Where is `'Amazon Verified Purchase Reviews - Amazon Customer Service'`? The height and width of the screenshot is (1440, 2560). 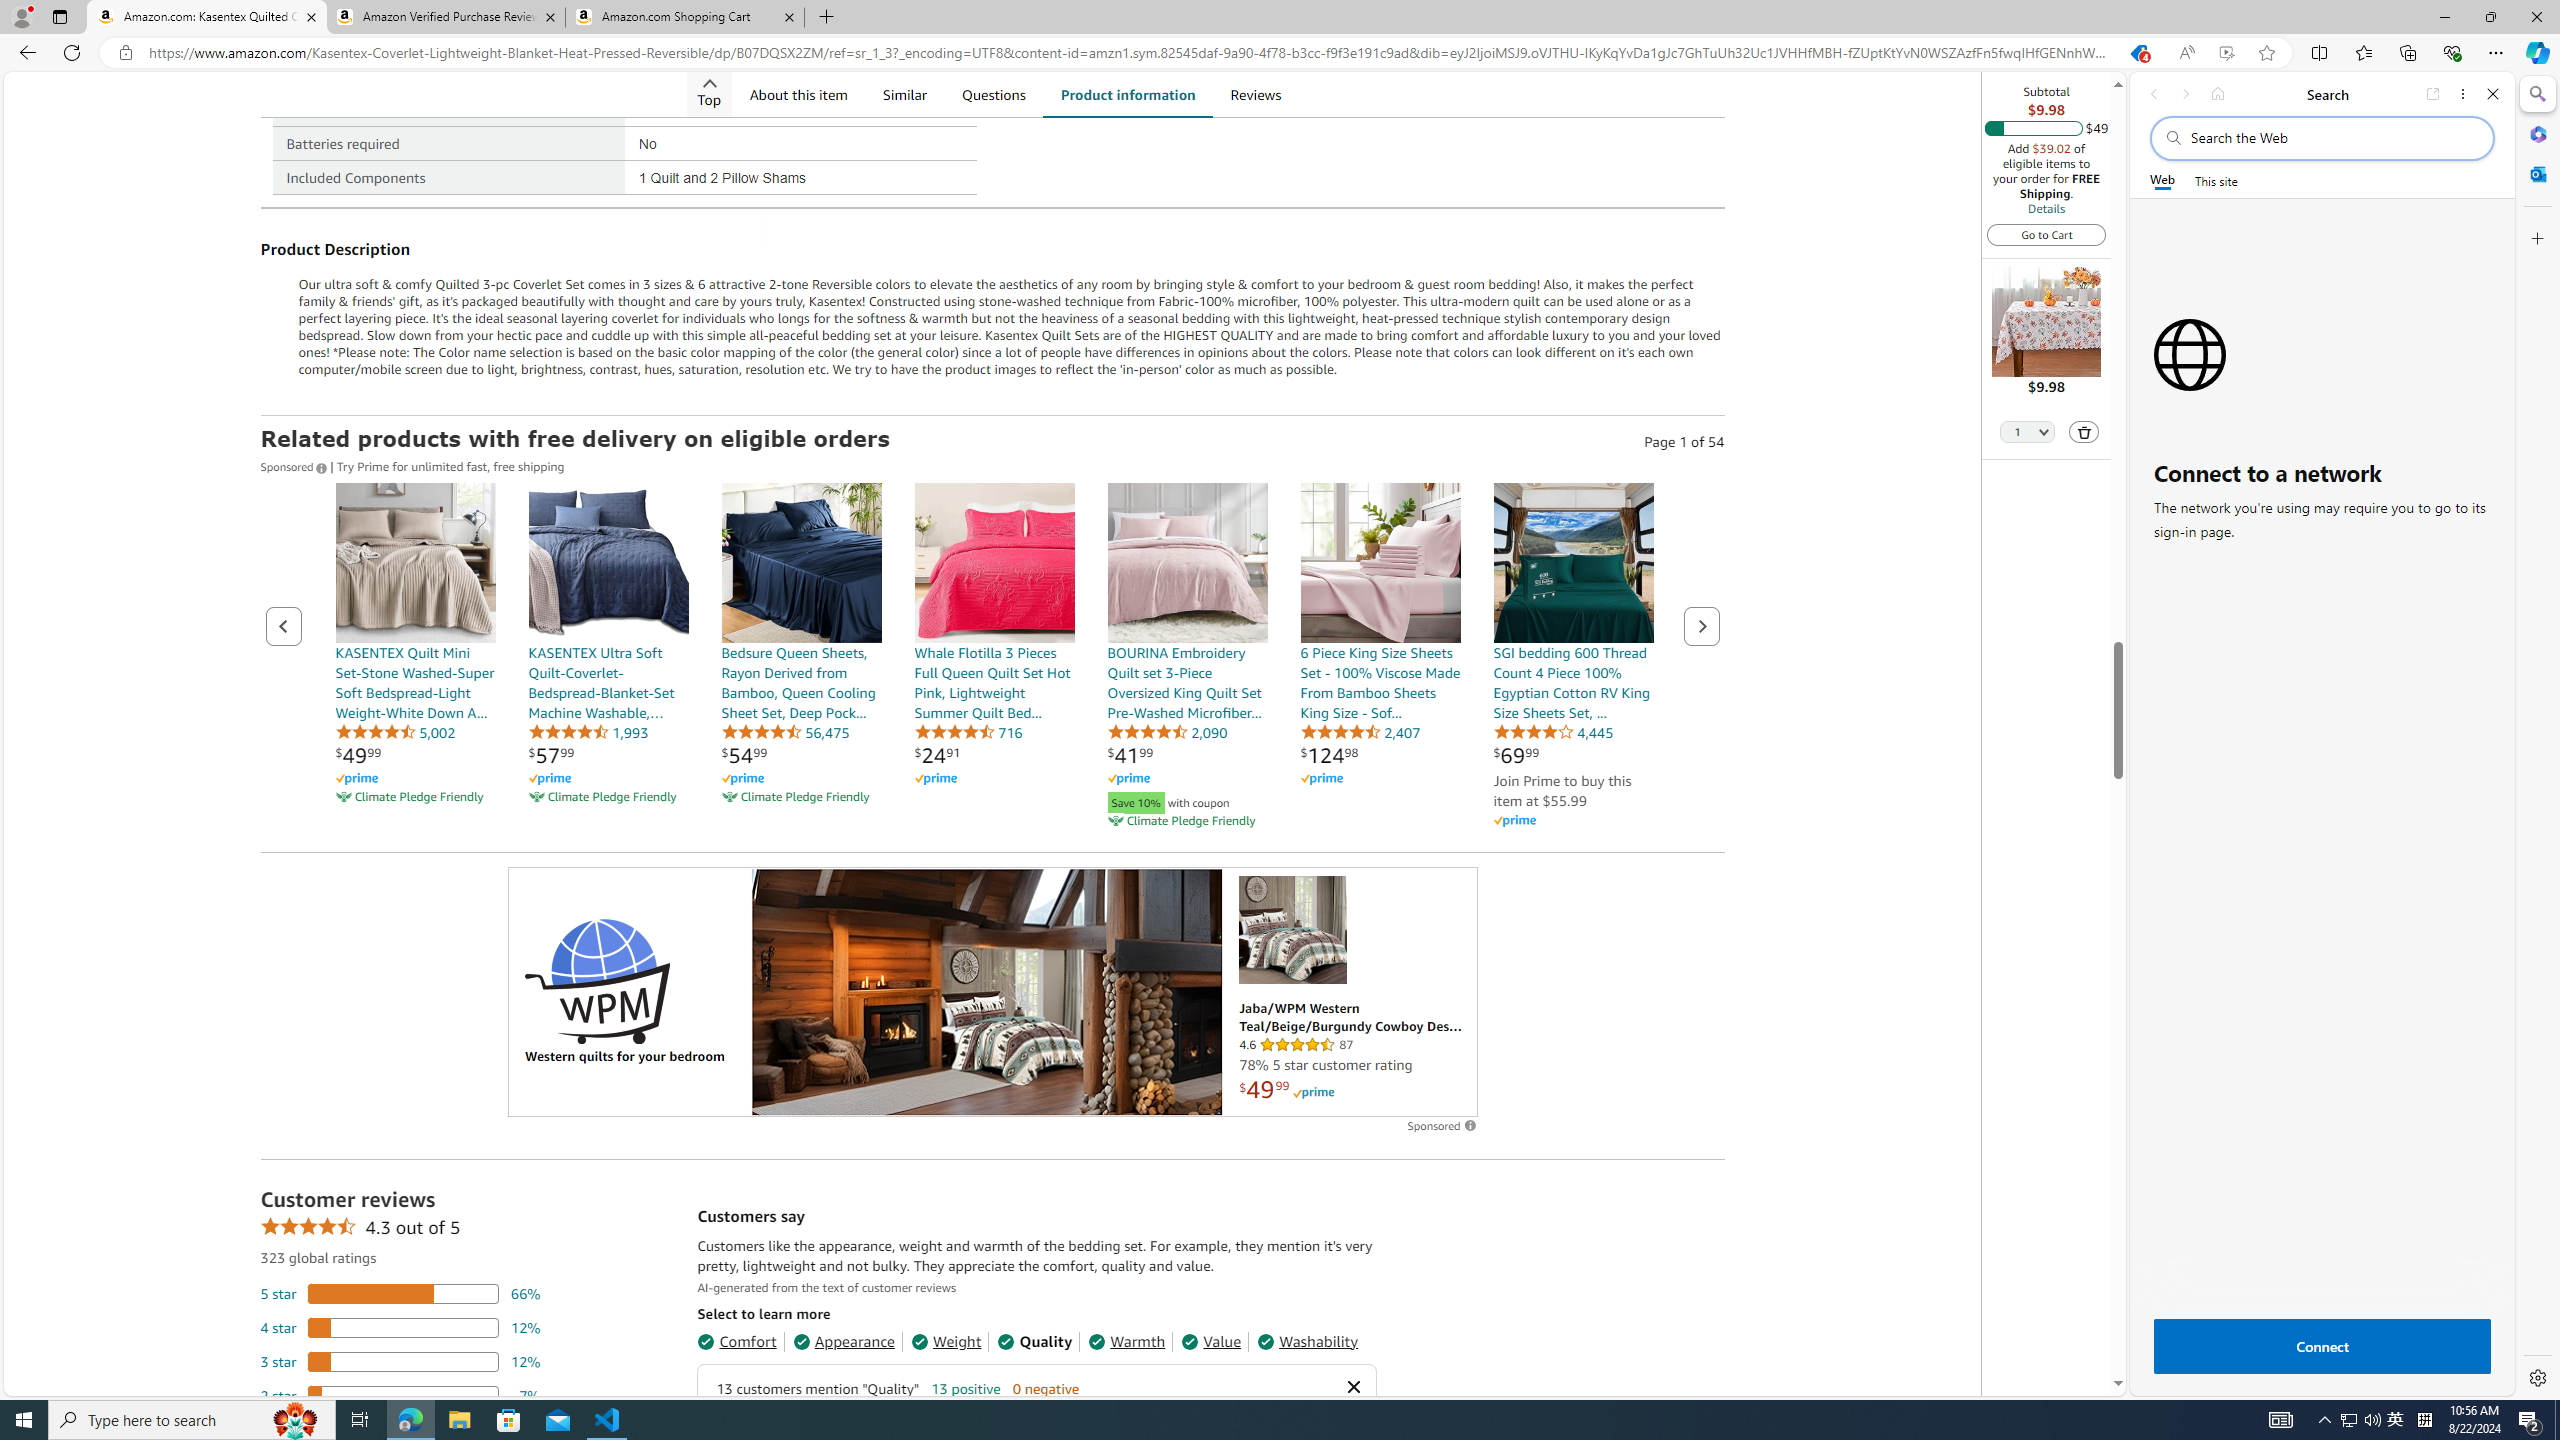 'Amazon Verified Purchase Reviews - Amazon Customer Service' is located at coordinates (444, 16).